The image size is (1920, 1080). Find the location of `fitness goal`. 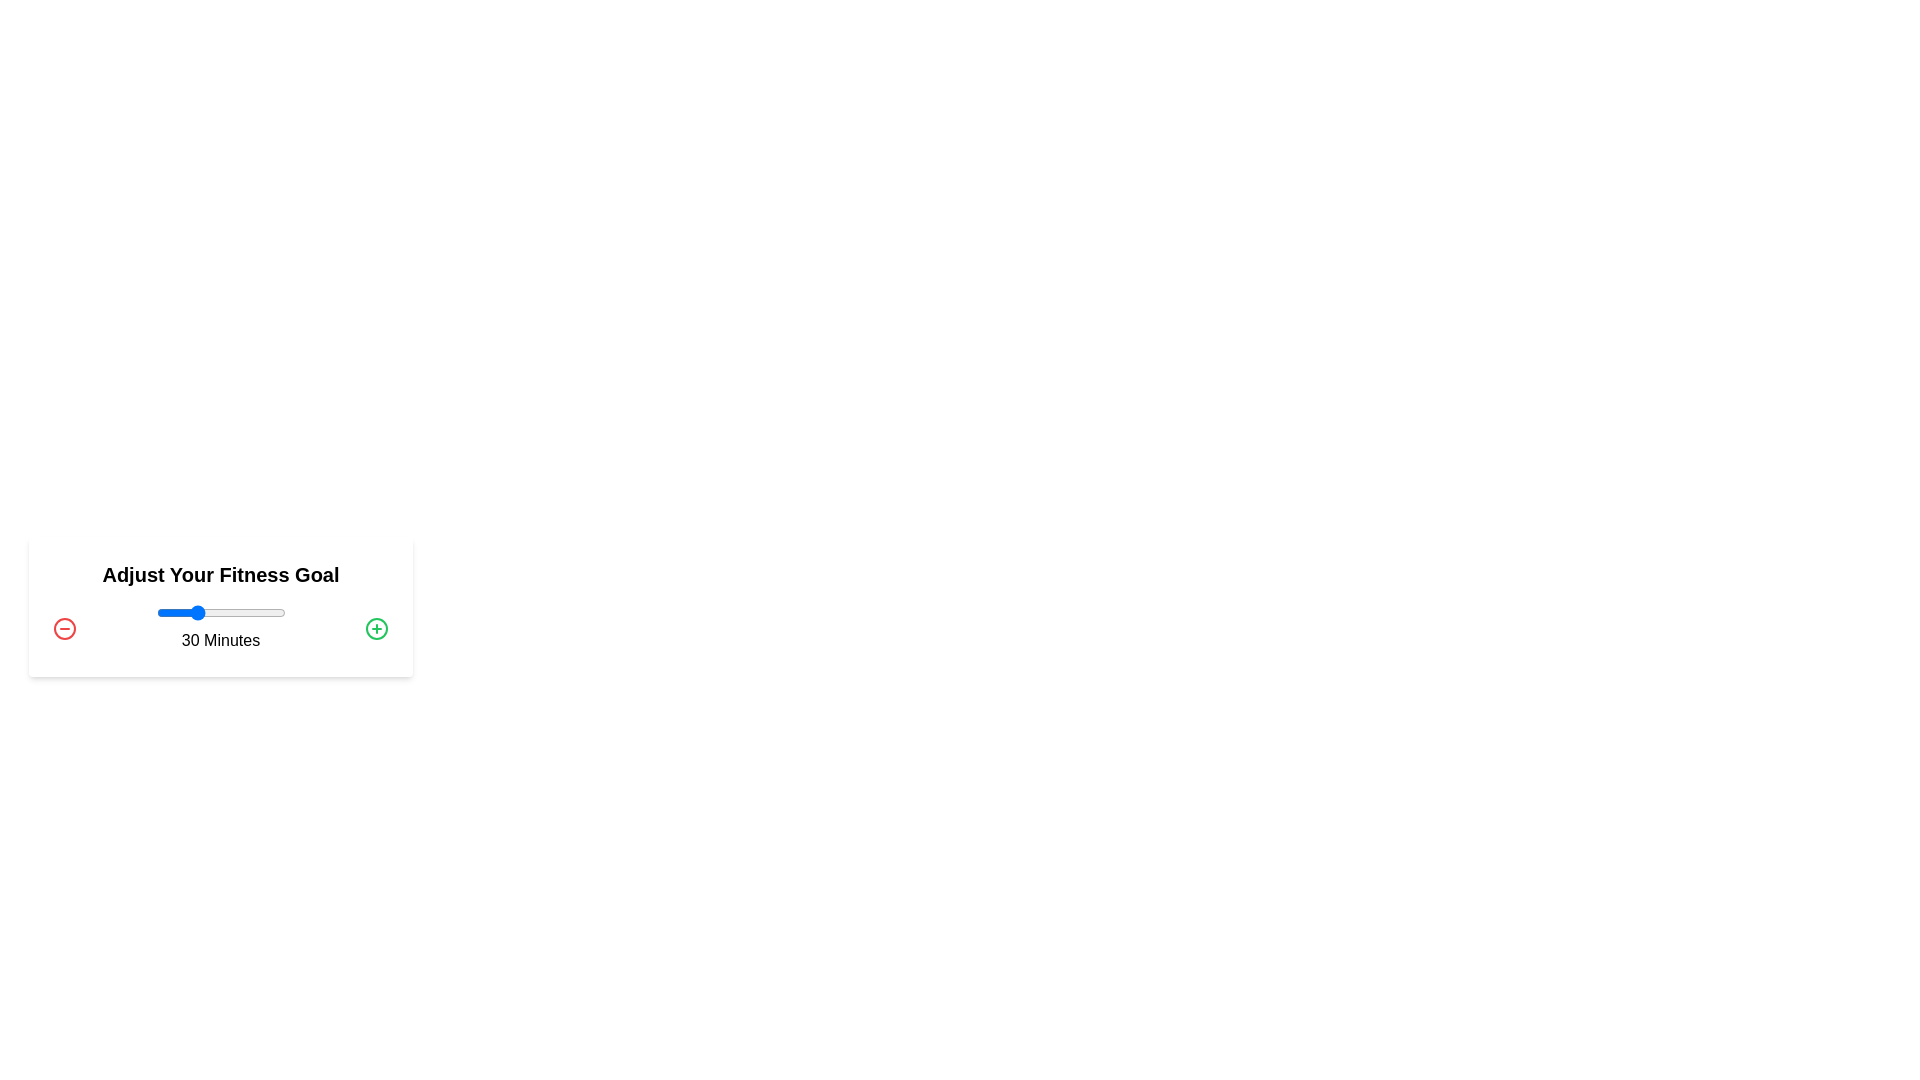

fitness goal is located at coordinates (222, 612).